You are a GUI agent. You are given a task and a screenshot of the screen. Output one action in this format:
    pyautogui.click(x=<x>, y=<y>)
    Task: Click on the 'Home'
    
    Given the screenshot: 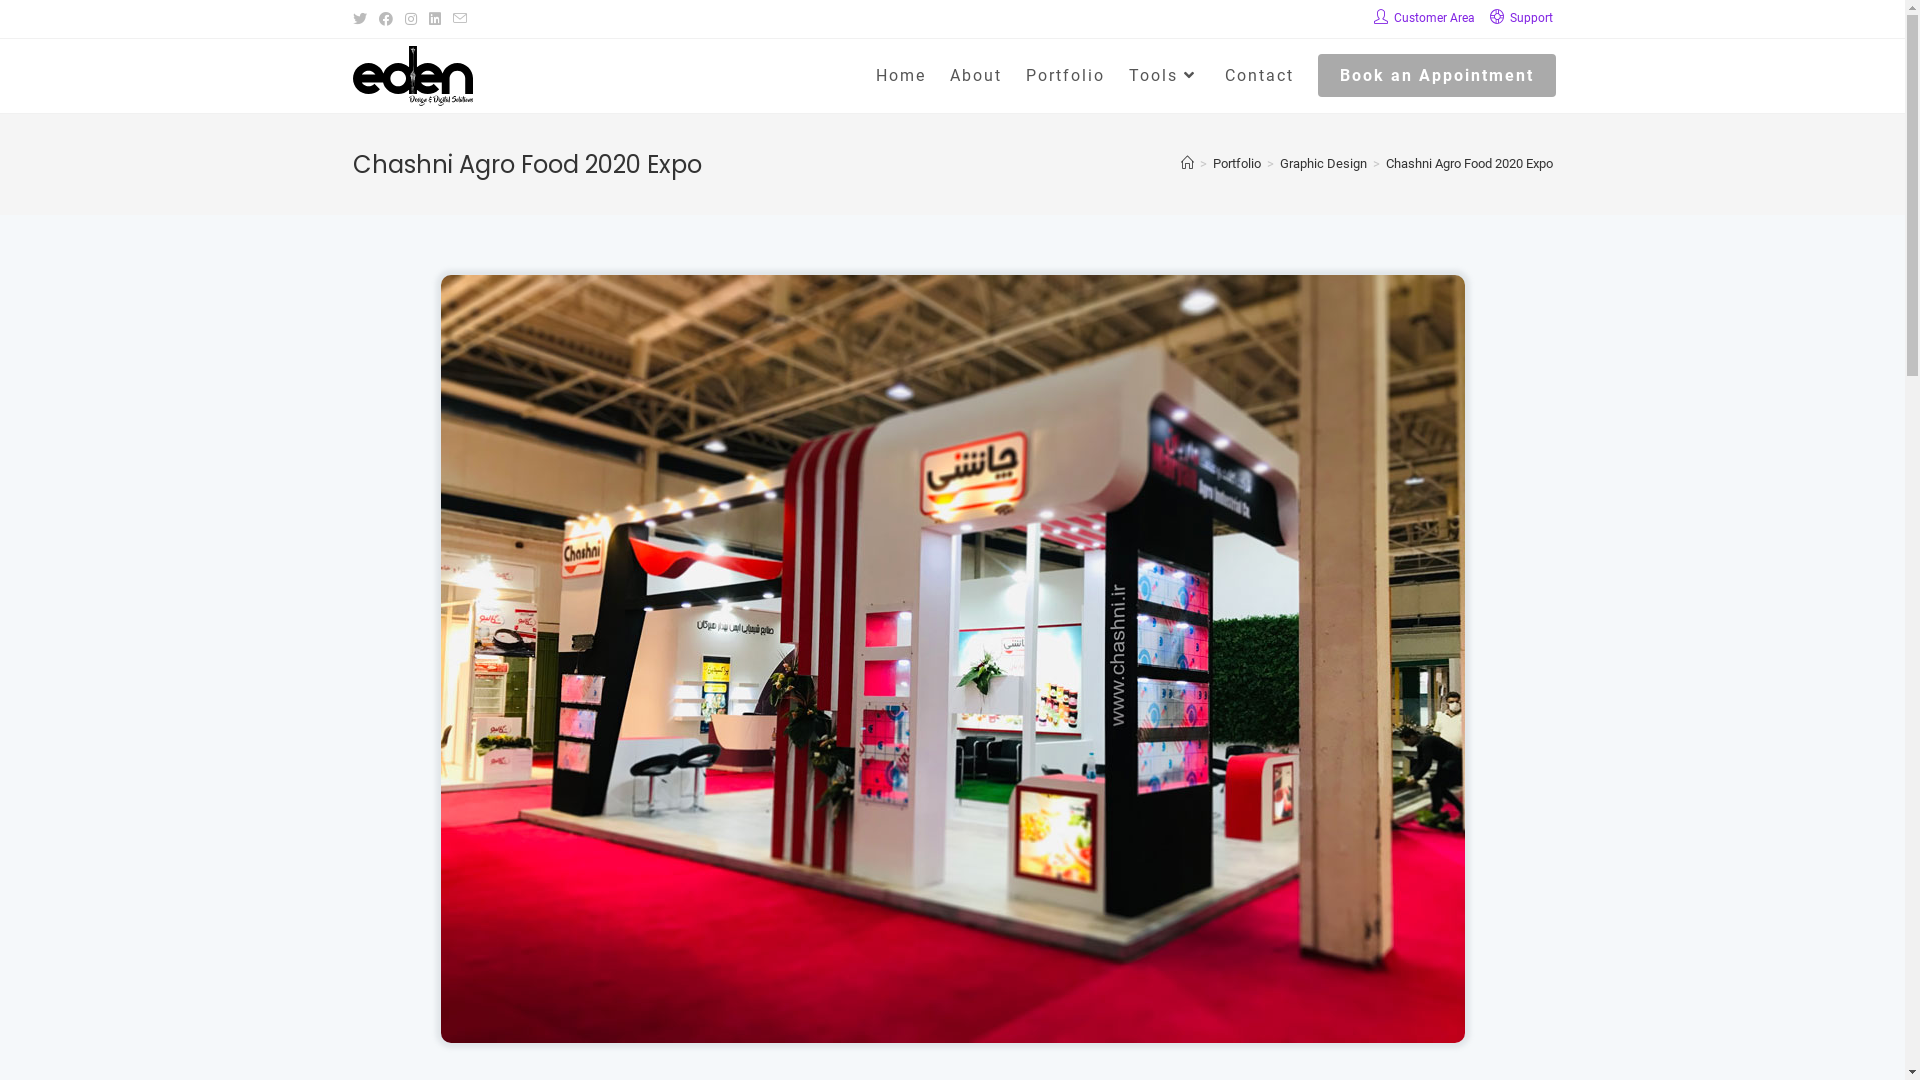 What is the action you would take?
    pyautogui.click(x=900, y=75)
    